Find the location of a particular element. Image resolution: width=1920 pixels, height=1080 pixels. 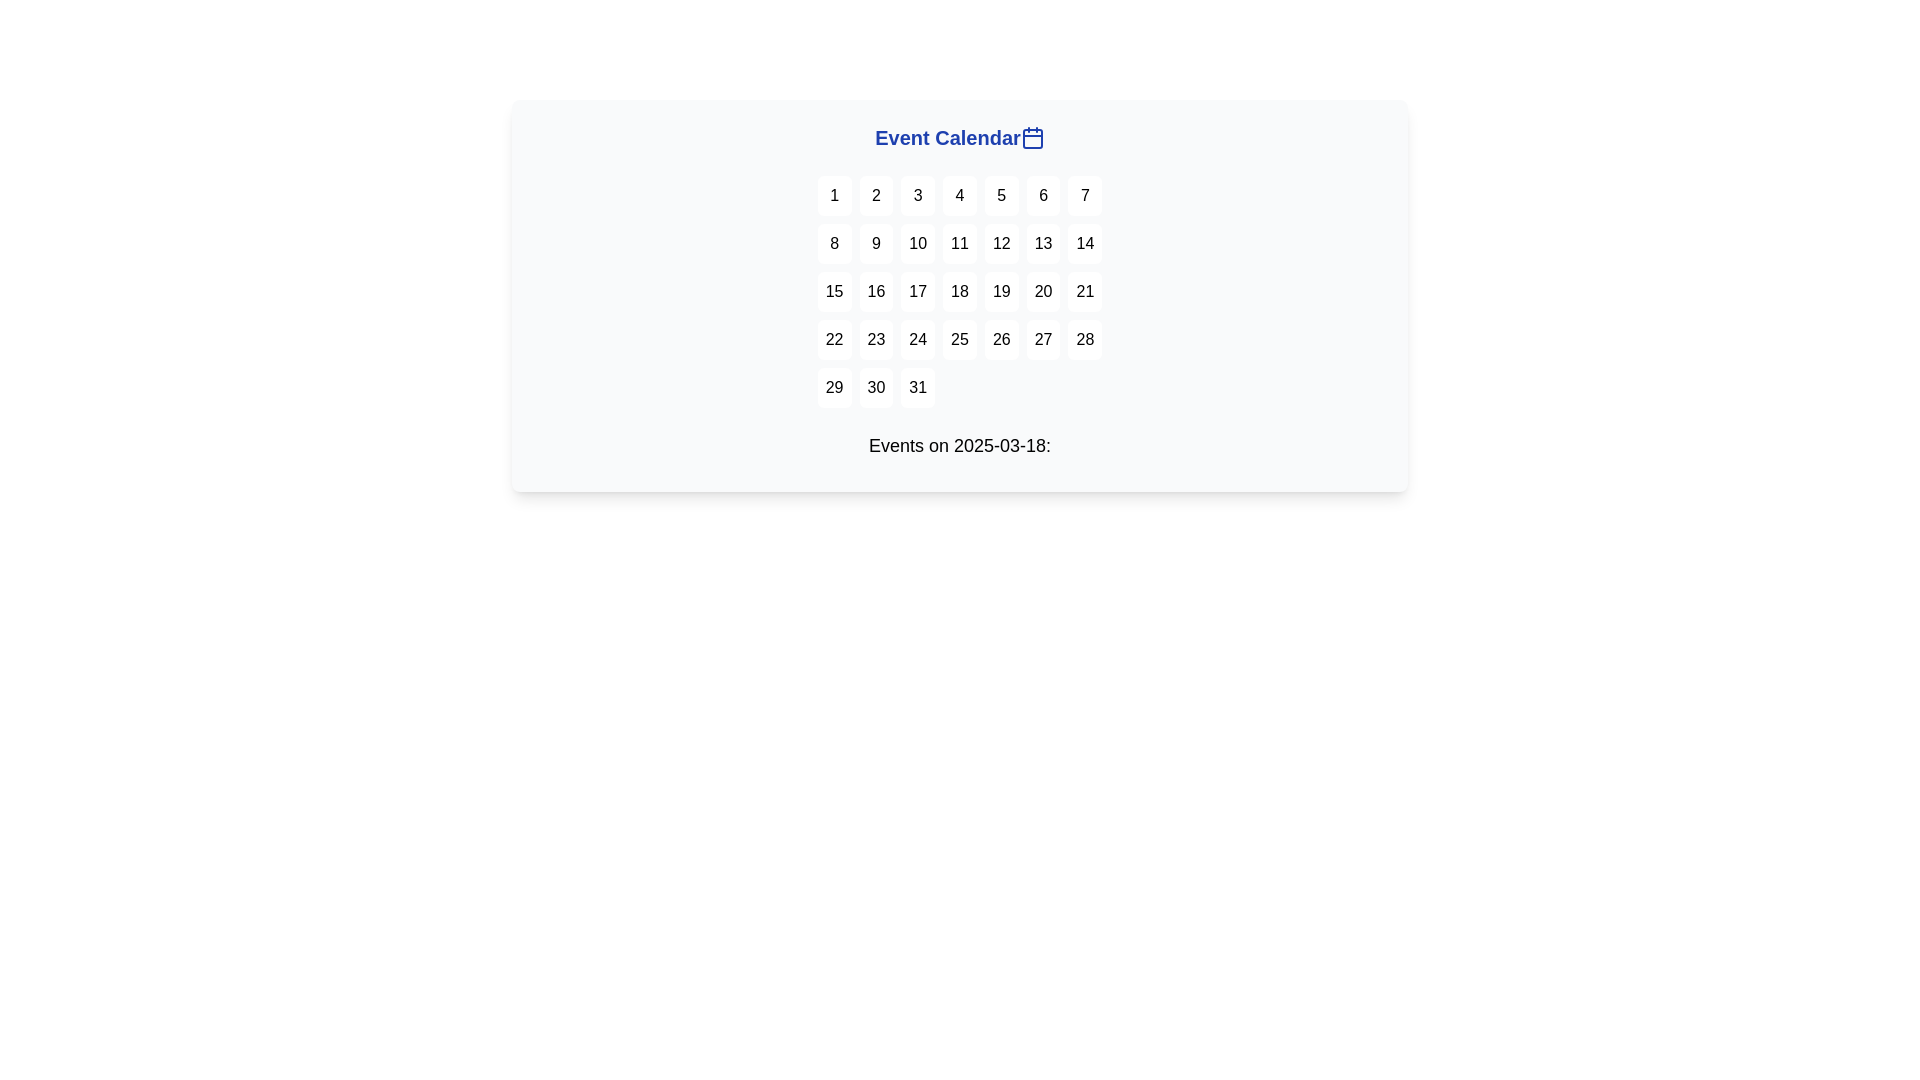

the square button labeled '15' in the third row and first column of the date button grid is located at coordinates (834, 292).